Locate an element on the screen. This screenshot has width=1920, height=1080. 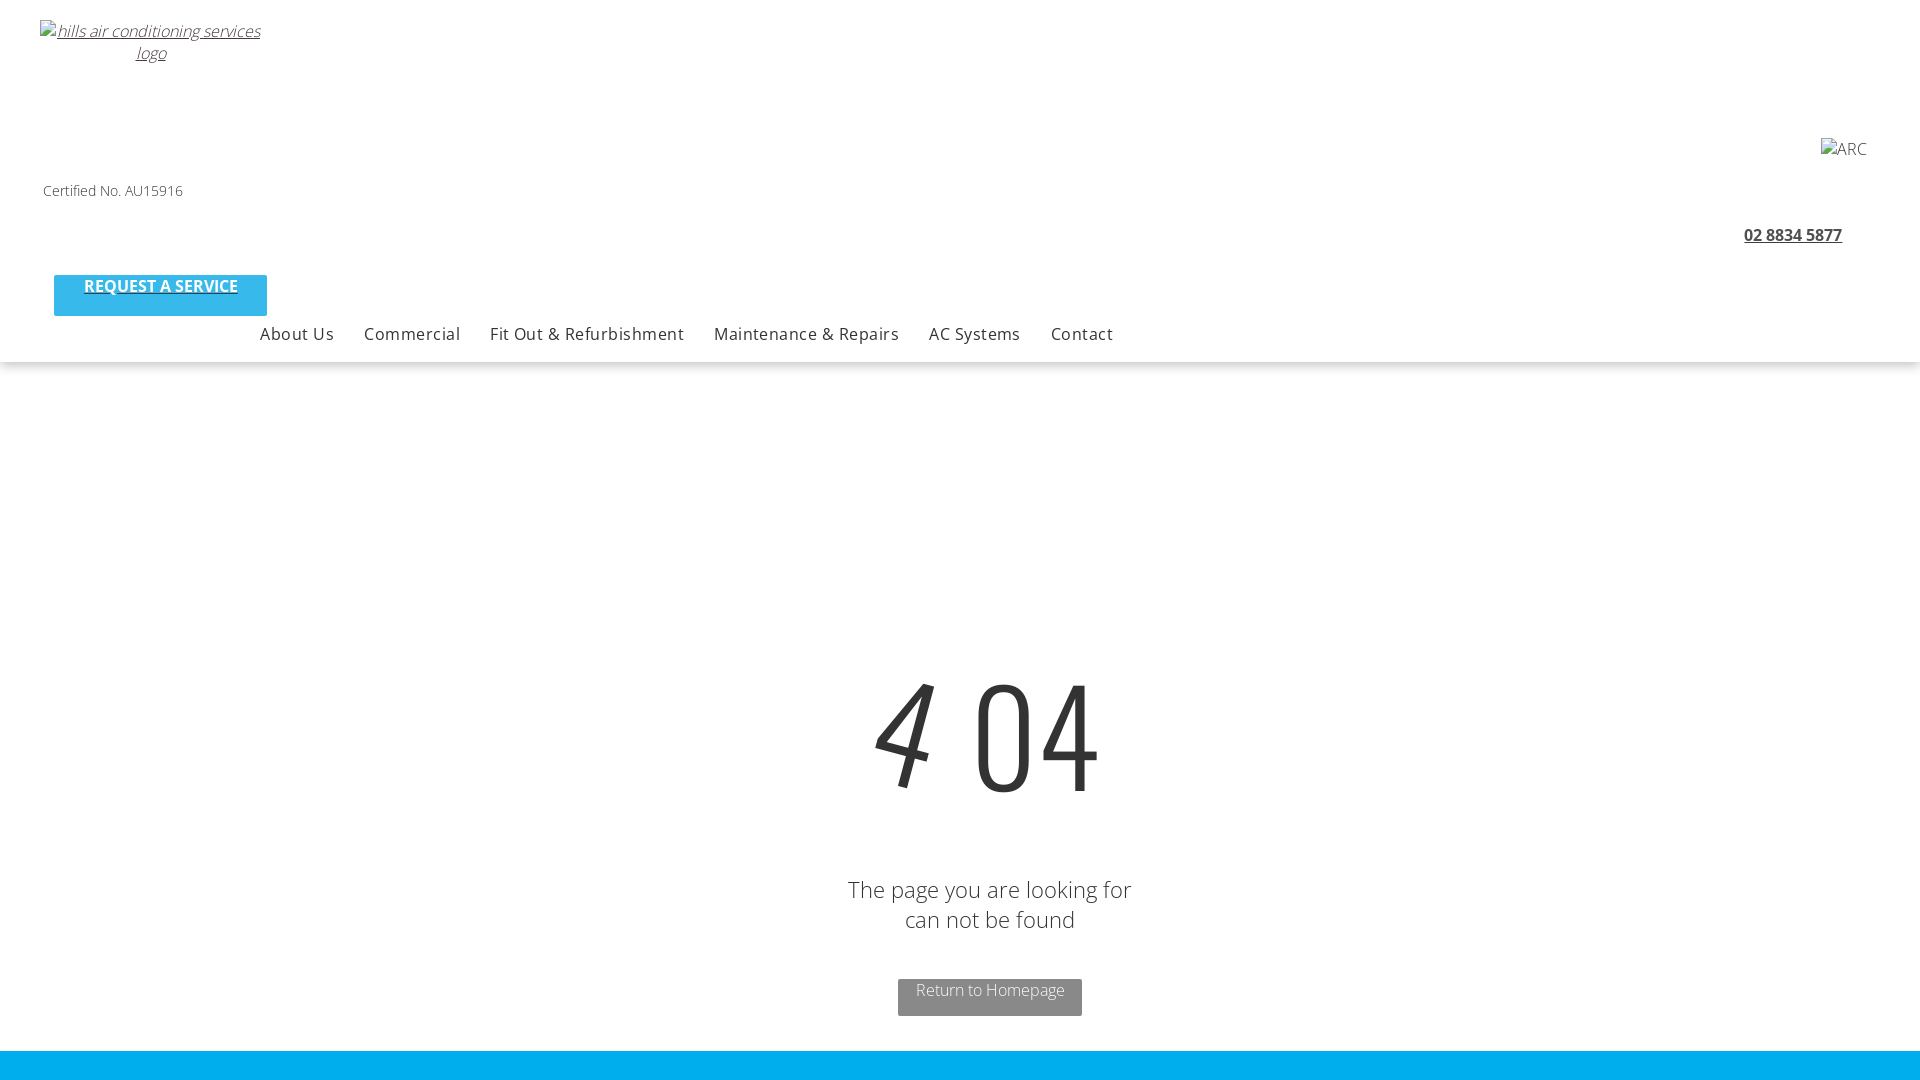
'Maintenance & Repairs' is located at coordinates (699, 333).